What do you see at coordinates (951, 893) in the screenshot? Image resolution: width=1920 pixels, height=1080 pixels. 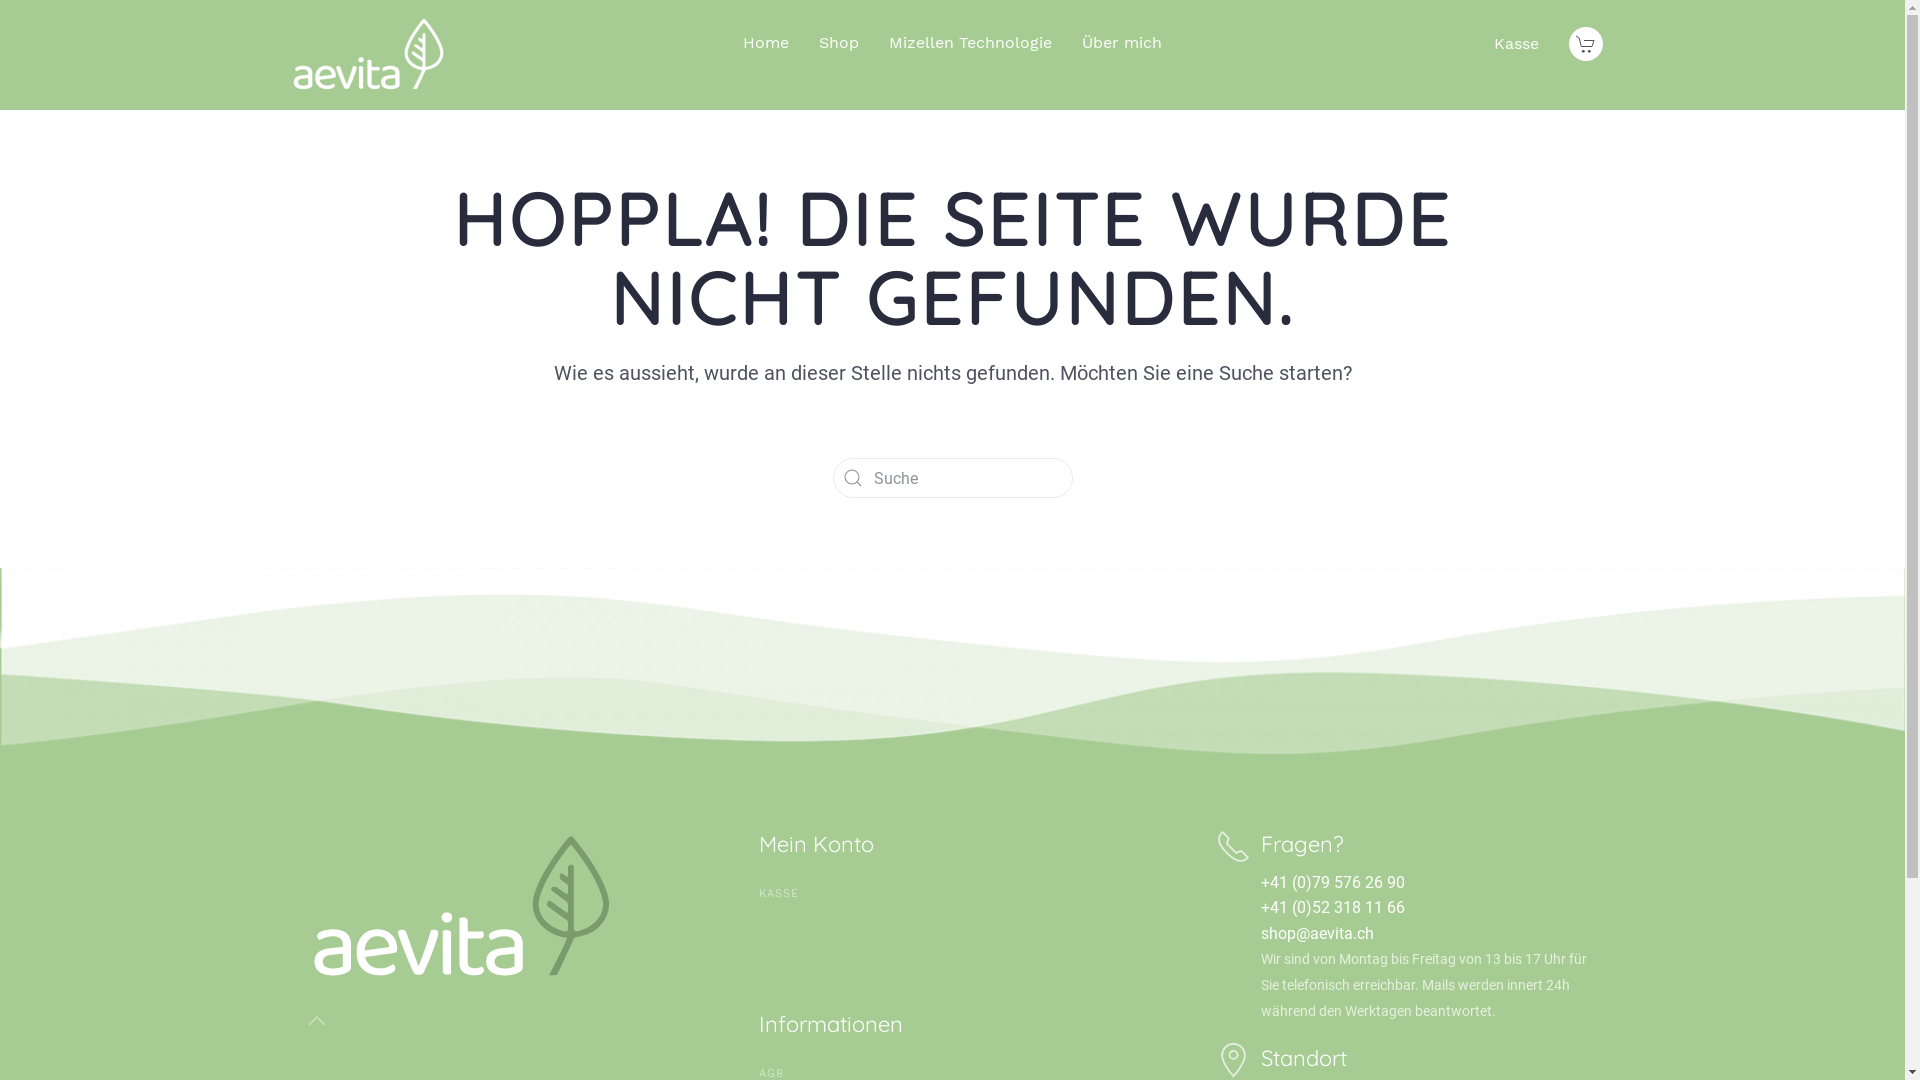 I see `'KASSE'` at bounding box center [951, 893].